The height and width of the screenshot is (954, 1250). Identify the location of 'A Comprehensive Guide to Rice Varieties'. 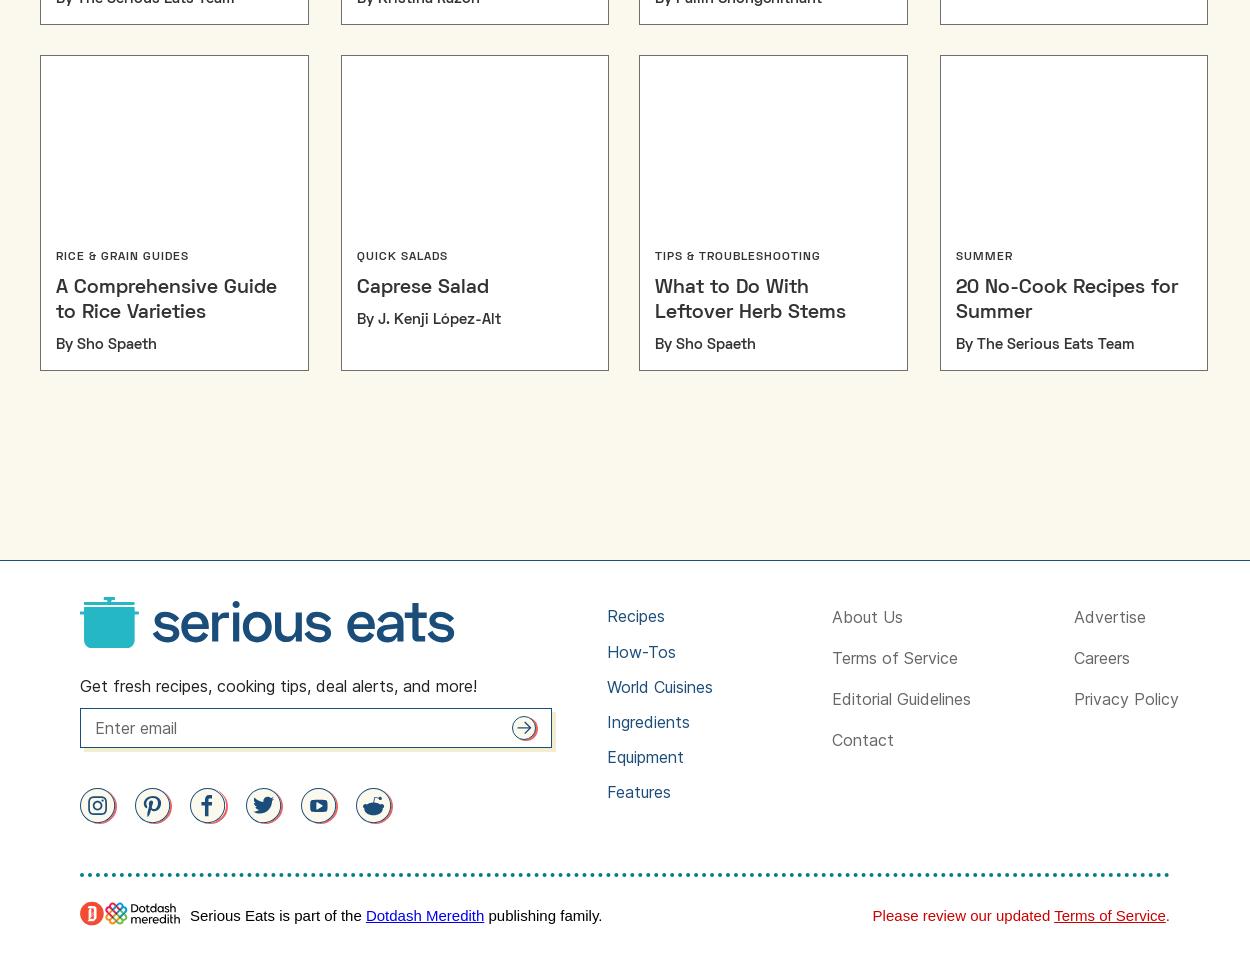
(166, 299).